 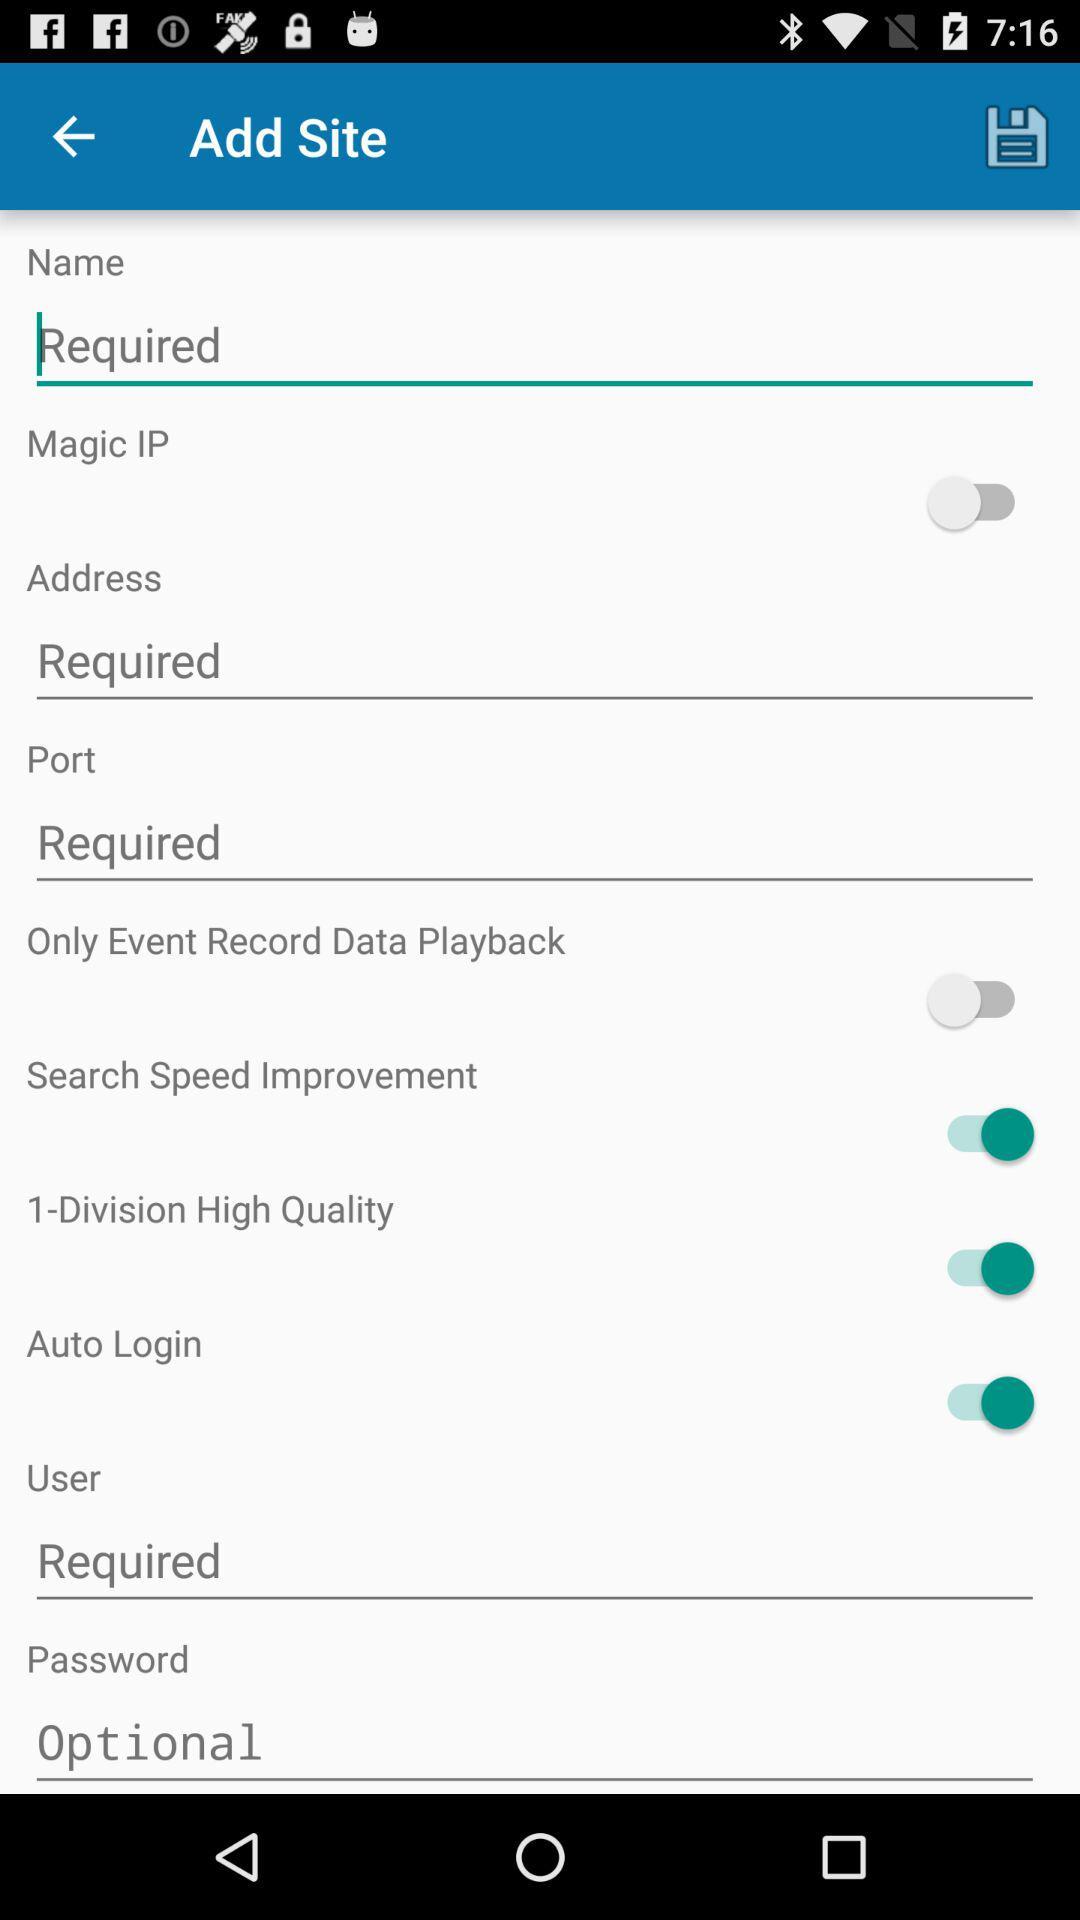 What do you see at coordinates (979, 1267) in the screenshot?
I see `turn off` at bounding box center [979, 1267].